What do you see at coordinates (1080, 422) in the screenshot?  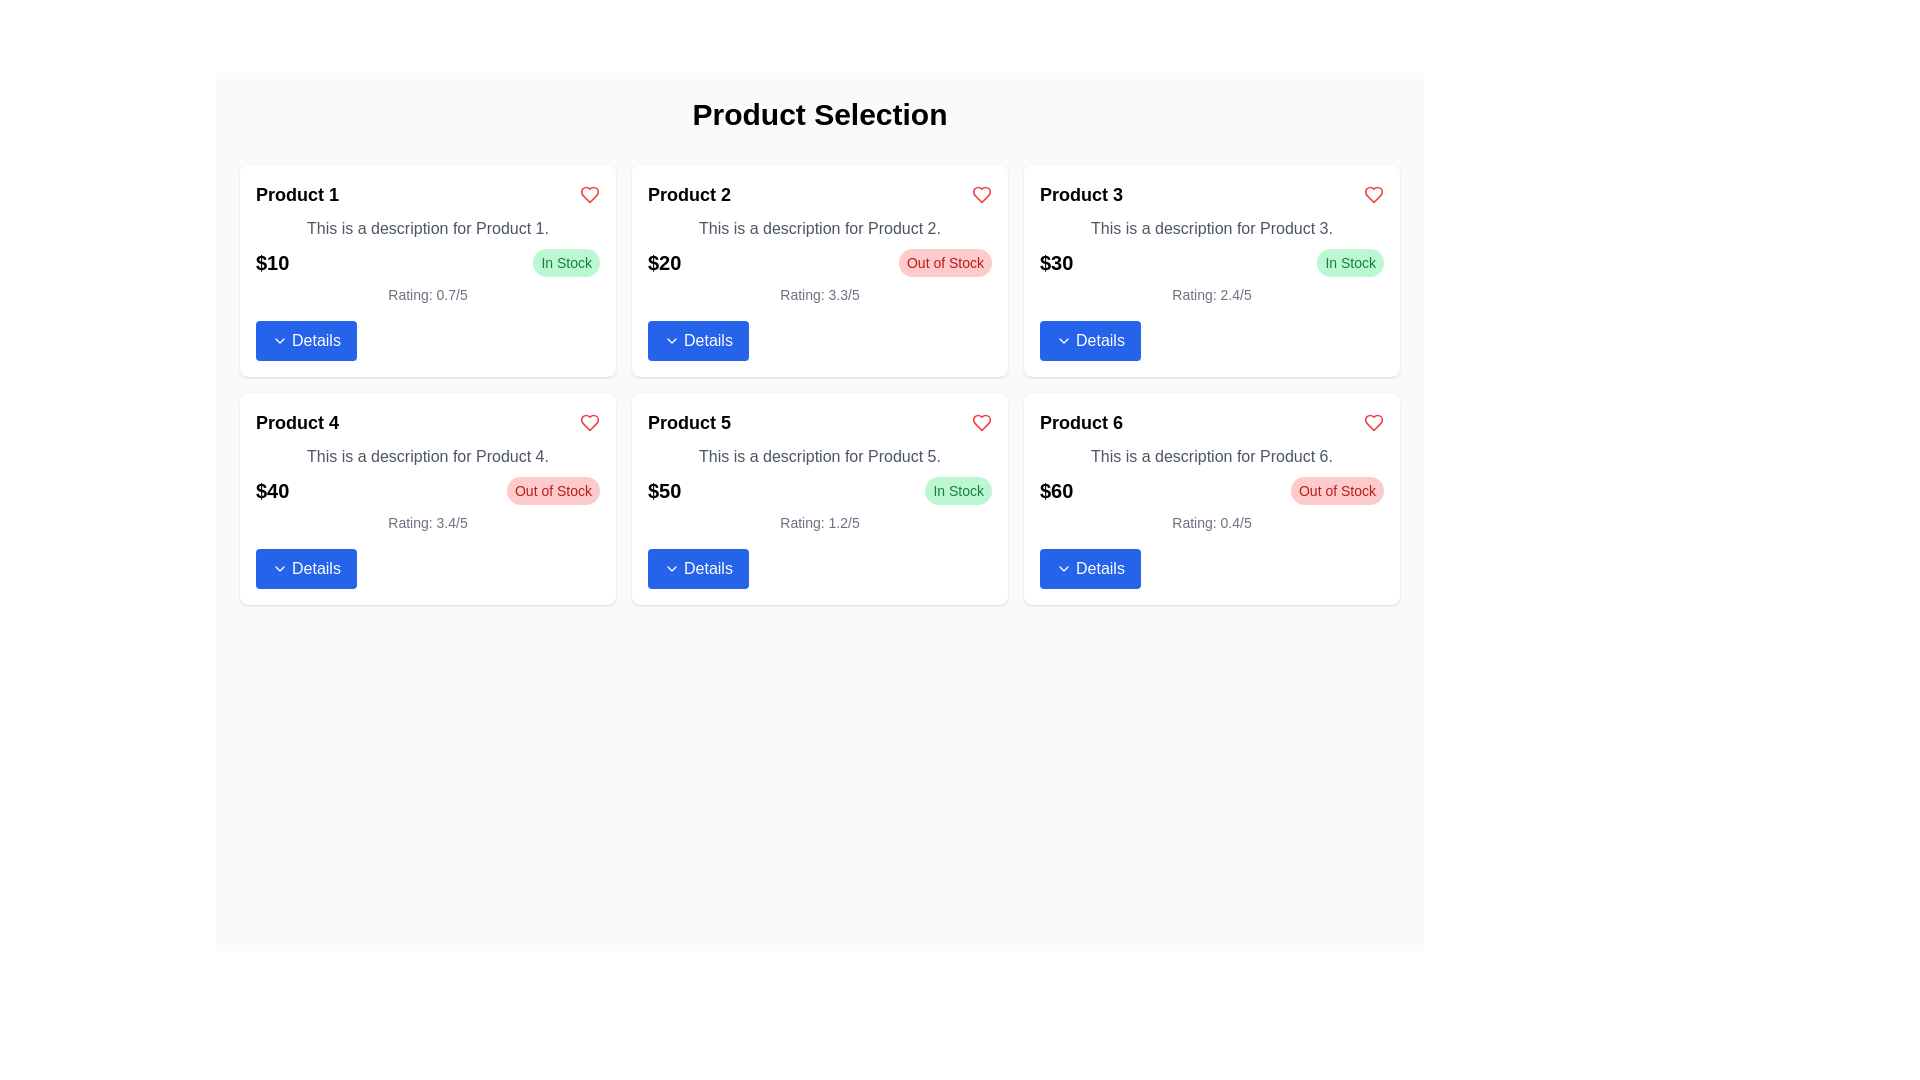 I see `text label that presents the product's title, specifically identifying 'Product 6' within the card layout` at bounding box center [1080, 422].